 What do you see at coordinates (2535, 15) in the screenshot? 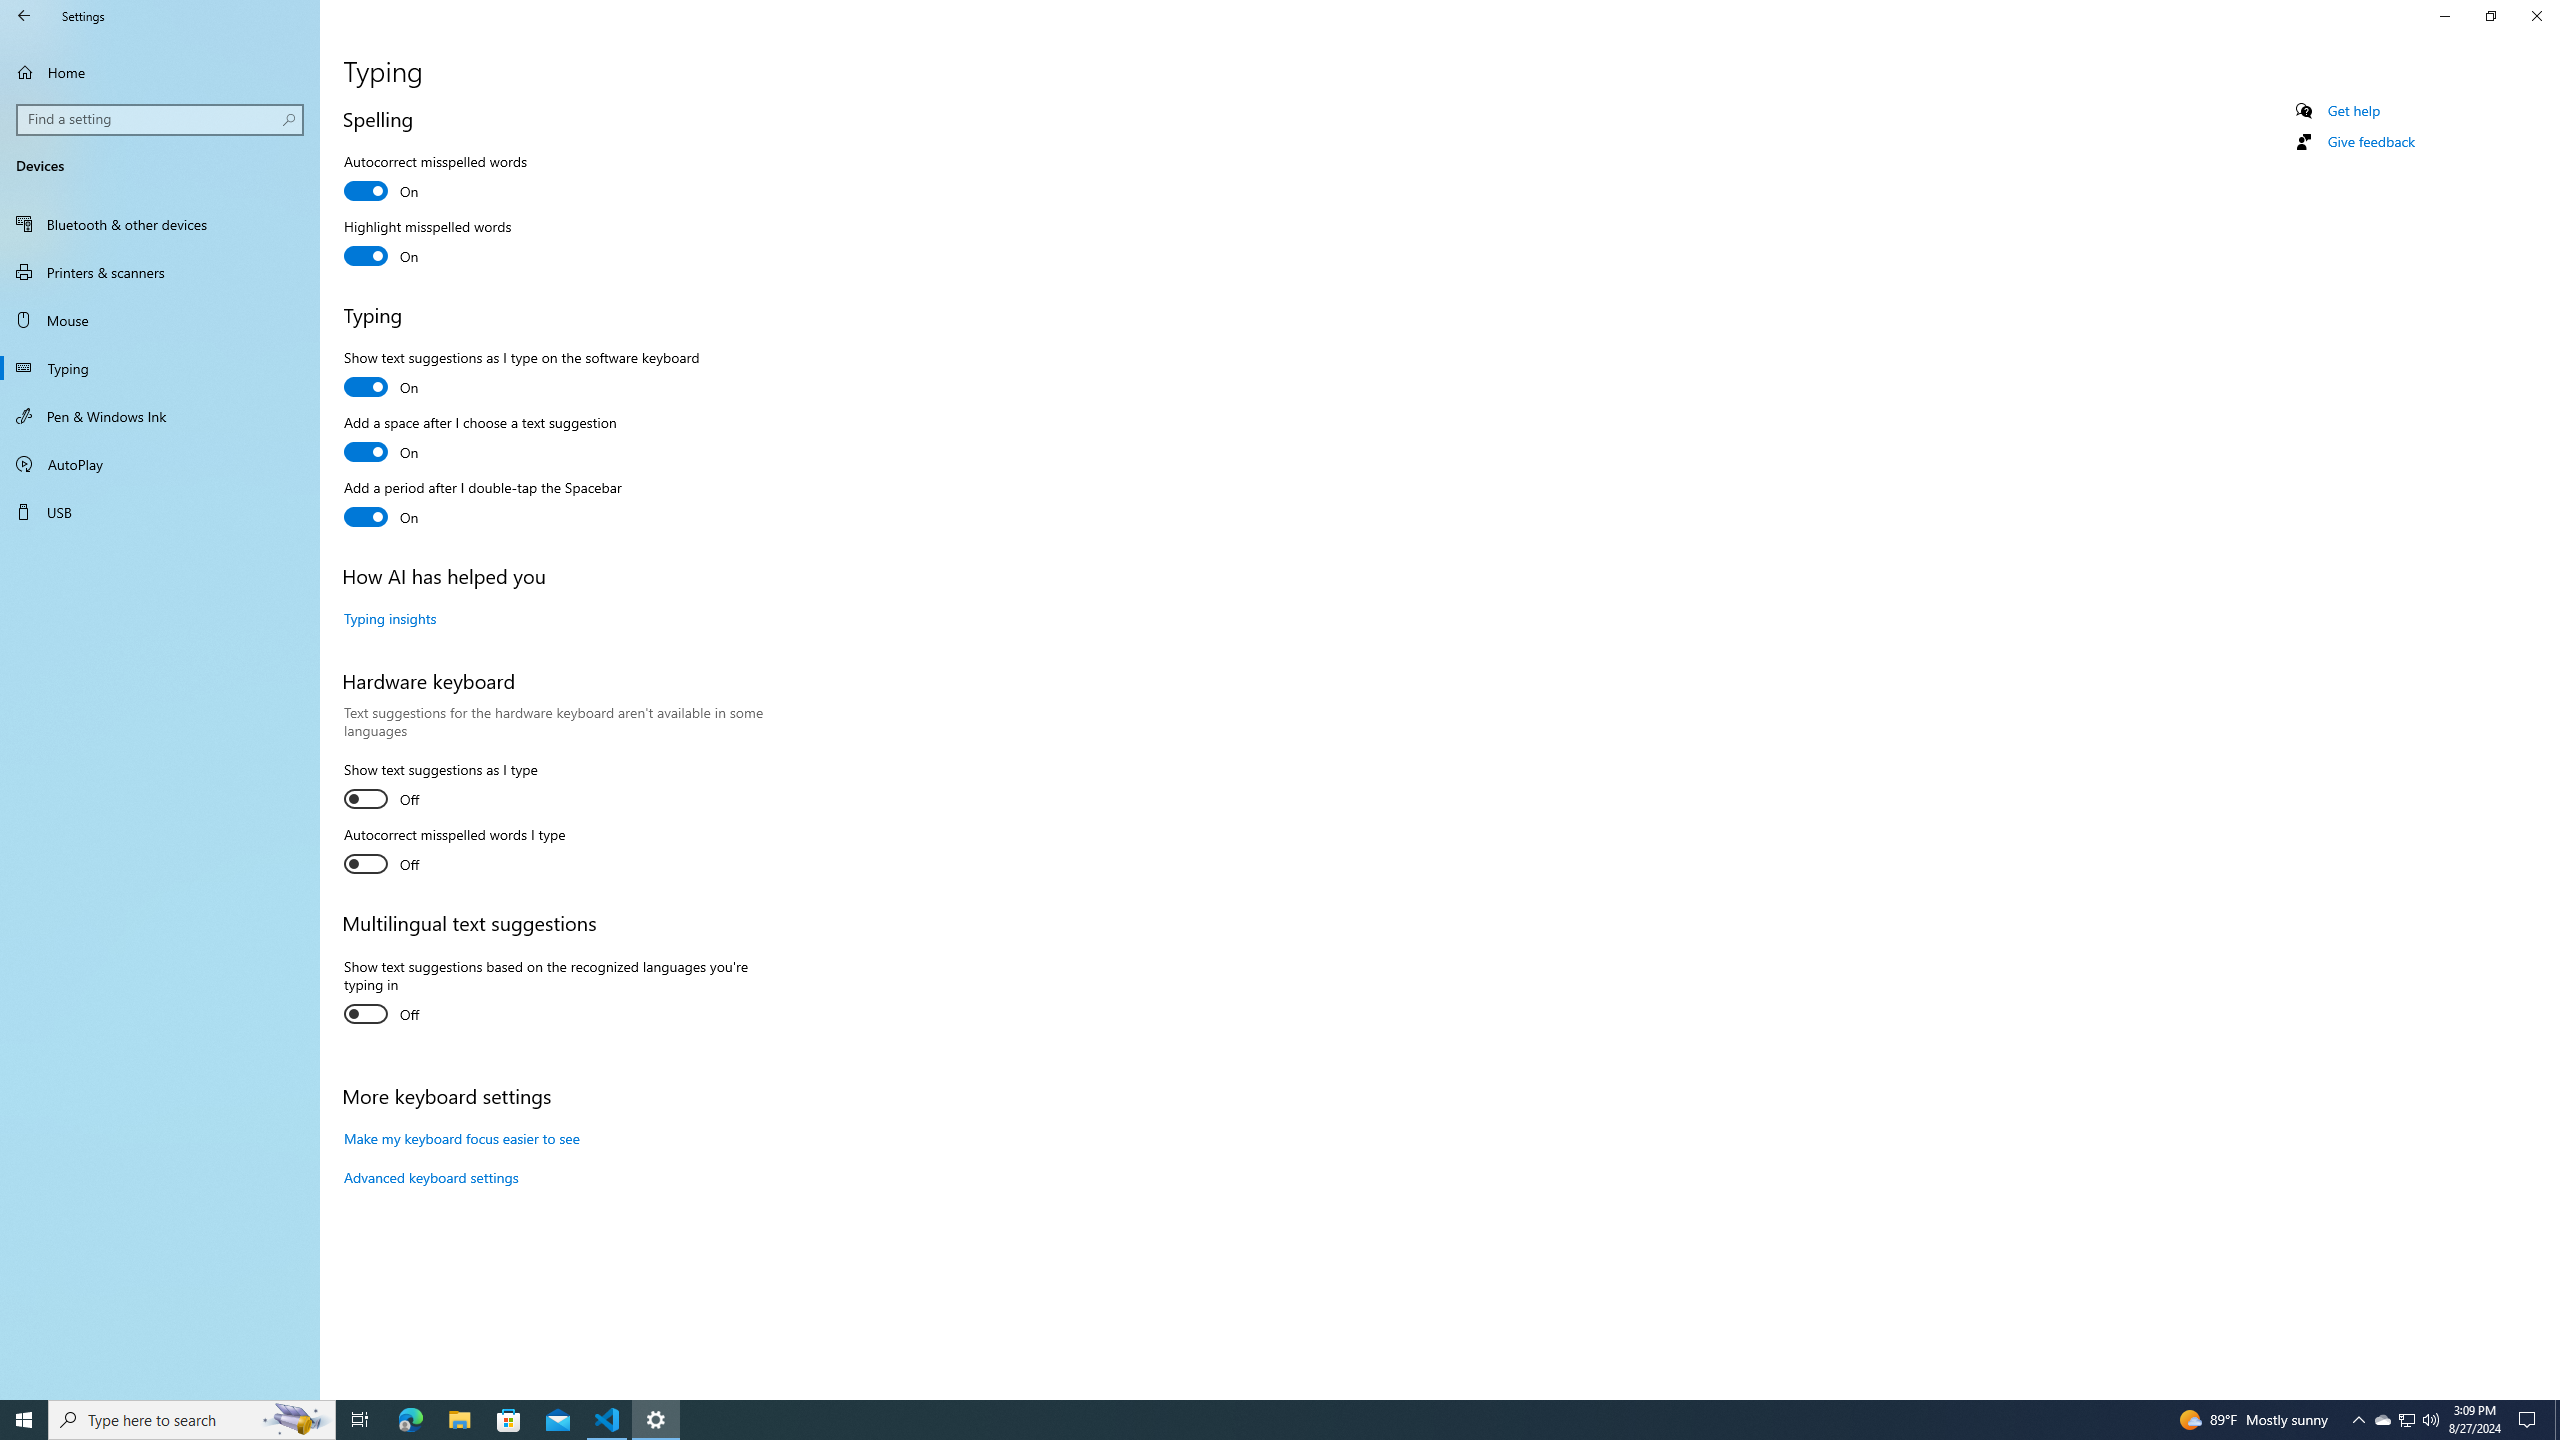
I see `'Close Settings'` at bounding box center [2535, 15].